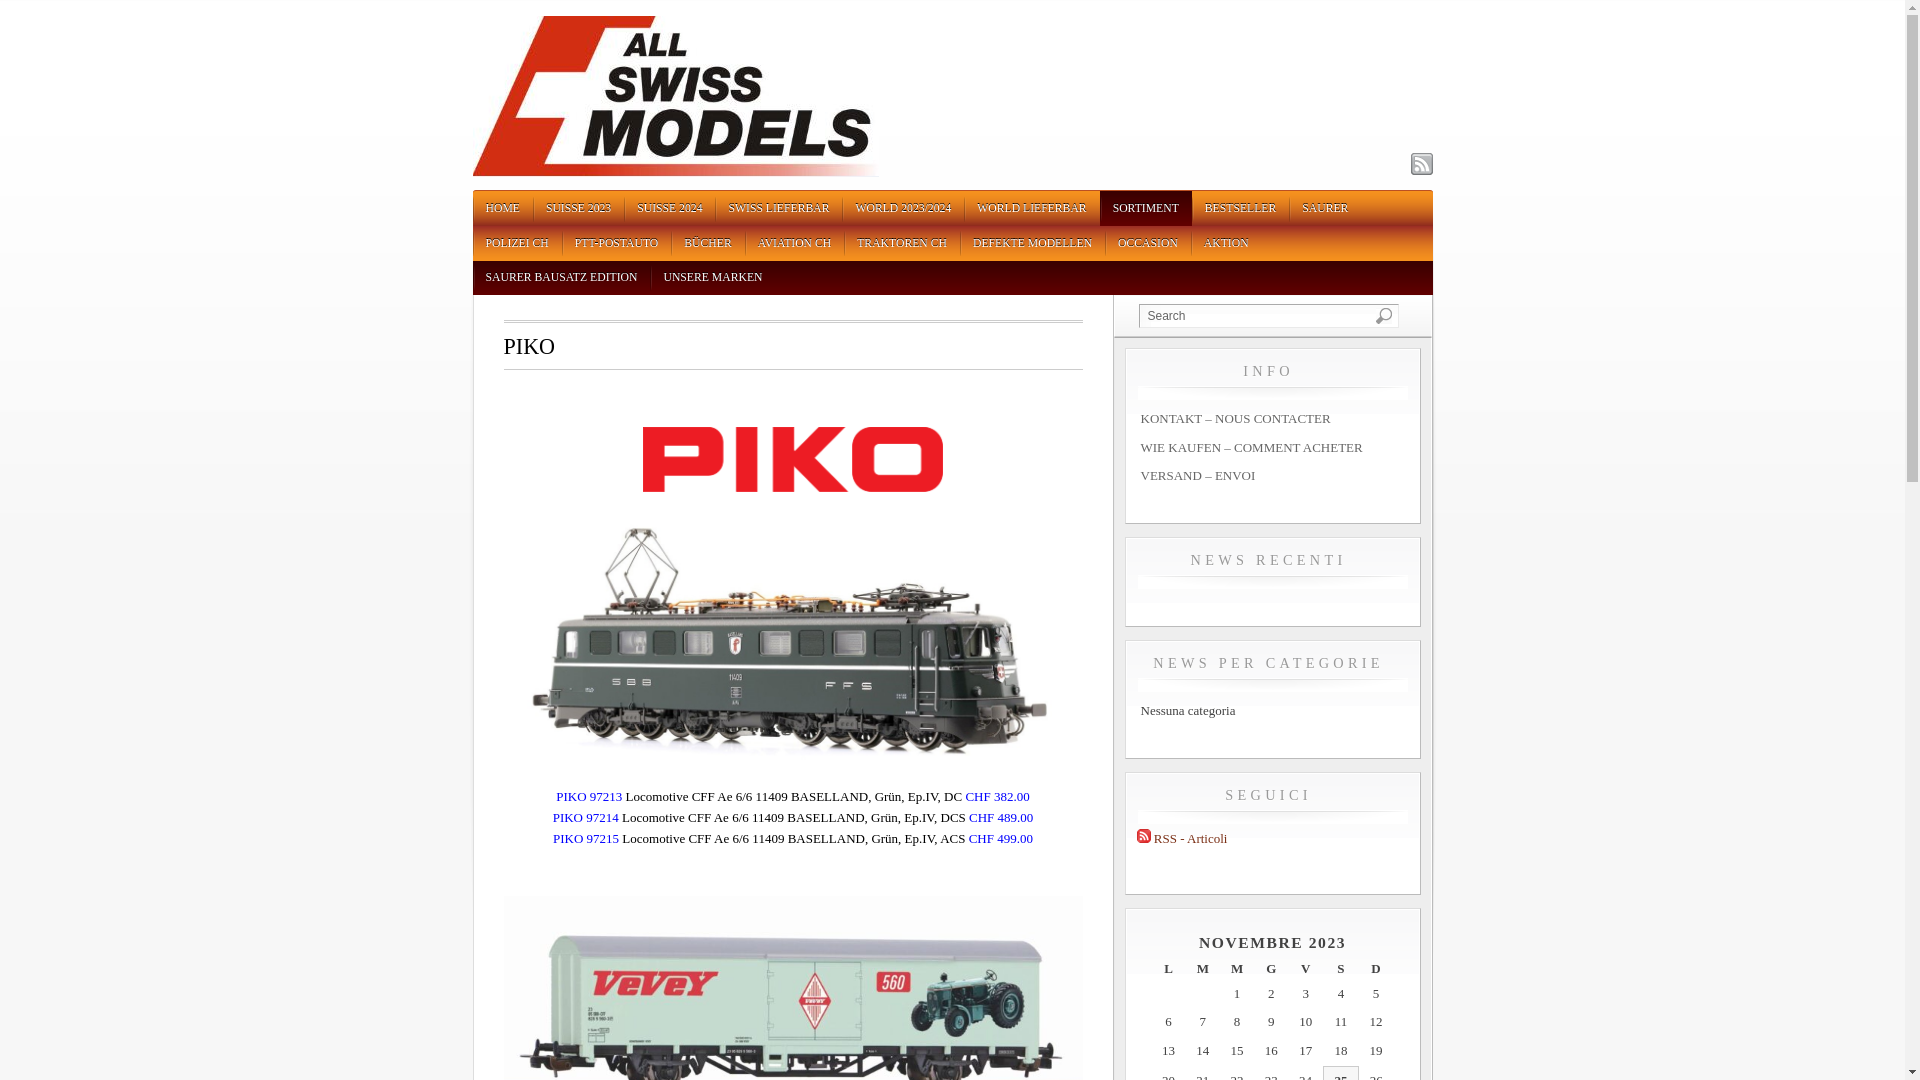 The image size is (1920, 1080). What do you see at coordinates (649, 277) in the screenshot?
I see `'UNSERE MARKEN'` at bounding box center [649, 277].